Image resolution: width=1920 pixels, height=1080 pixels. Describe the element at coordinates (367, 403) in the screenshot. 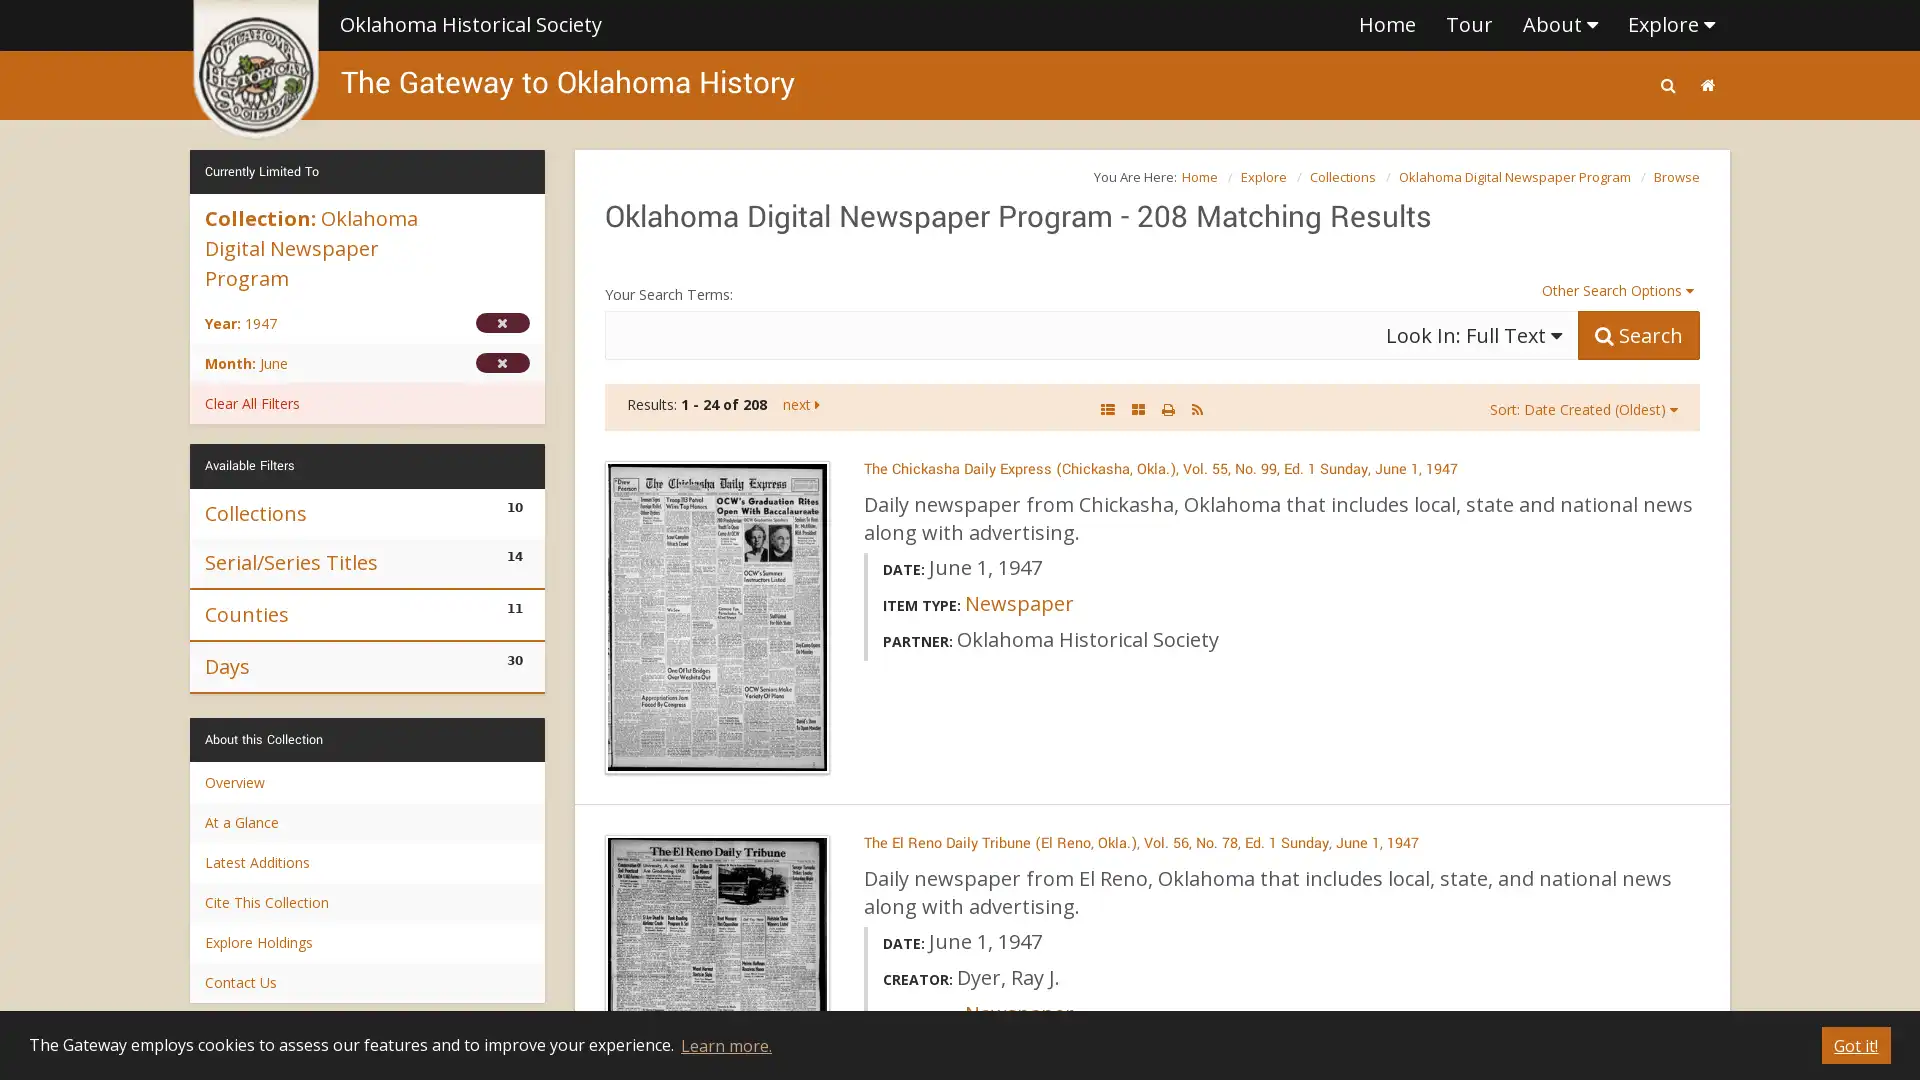

I see `Clear All Filters` at that location.